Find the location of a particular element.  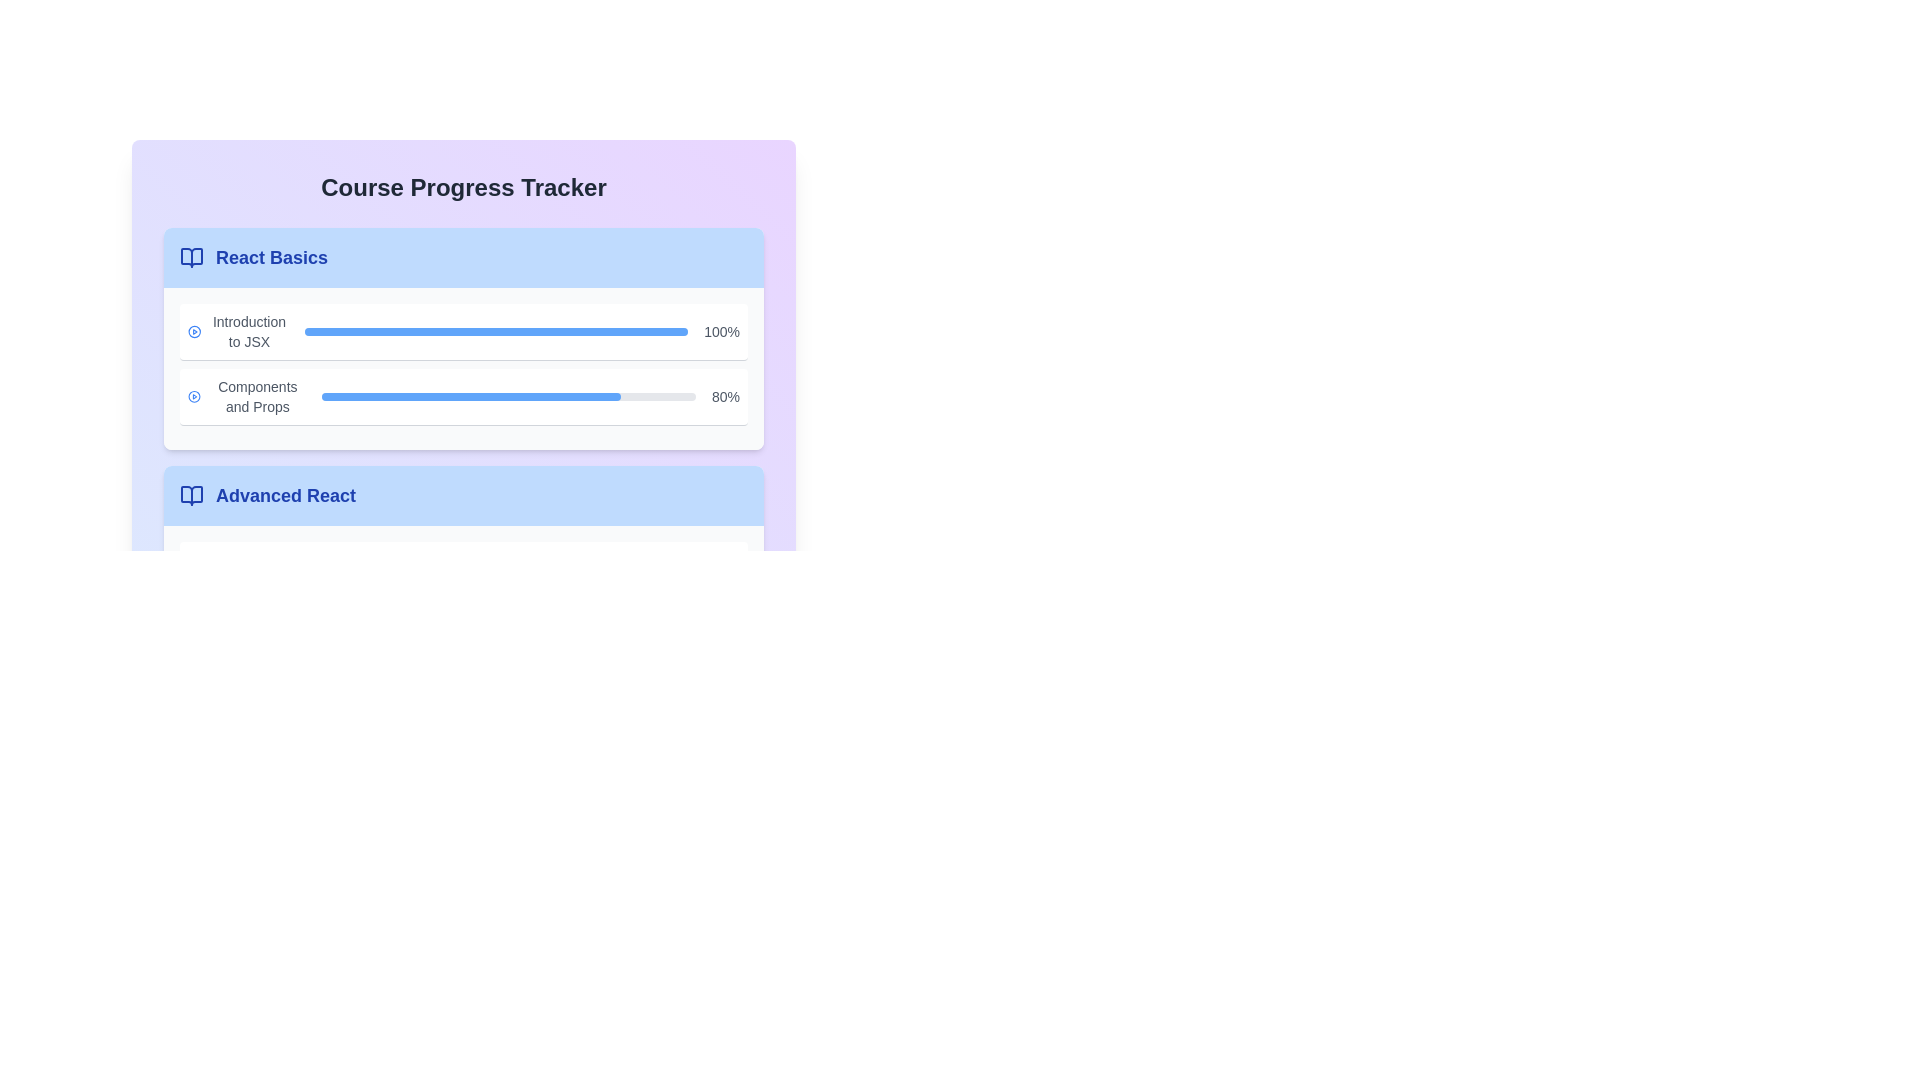

the icon representing the 'Advanced React' course, which is located in the middle-left section of a rectangular box with a blue background is located at coordinates (192, 495).